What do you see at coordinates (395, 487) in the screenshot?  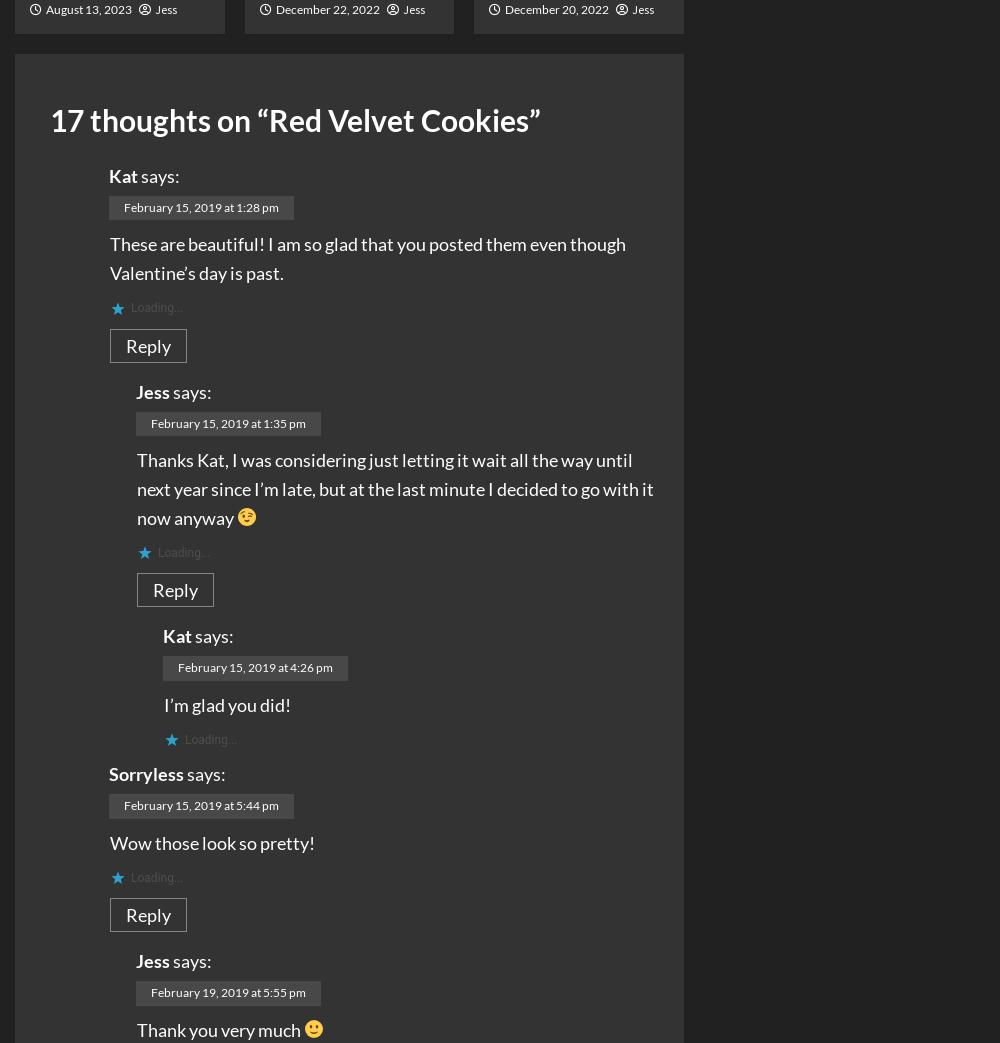 I see `'Thanks Kat, I was considering just letting it wait all the way until next year since I’m late, but at the last minute I decided to go with it now anyway'` at bounding box center [395, 487].